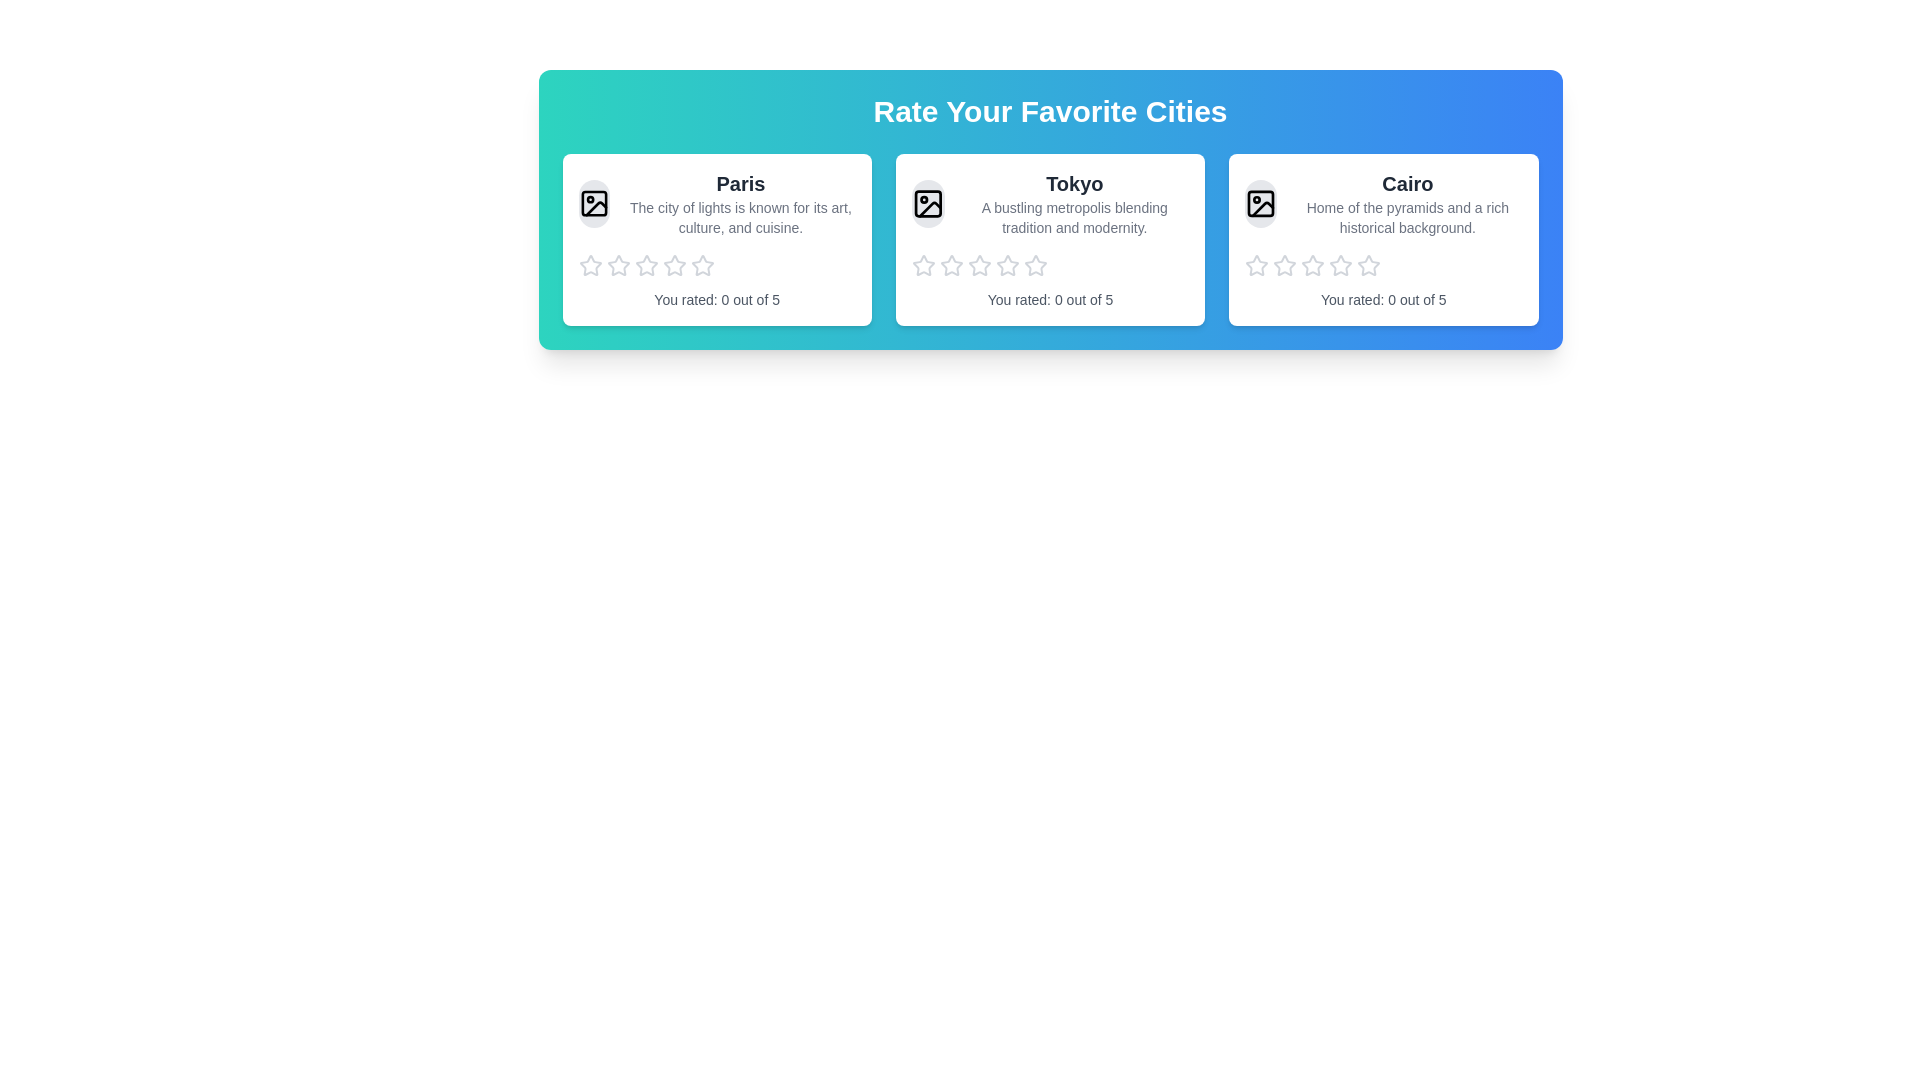 The image size is (1920, 1080). I want to click on SVG icon part resembling a slanted line within the 'Rate Your Favorite Cities' section labeled 'Cairo', so click(1262, 209).